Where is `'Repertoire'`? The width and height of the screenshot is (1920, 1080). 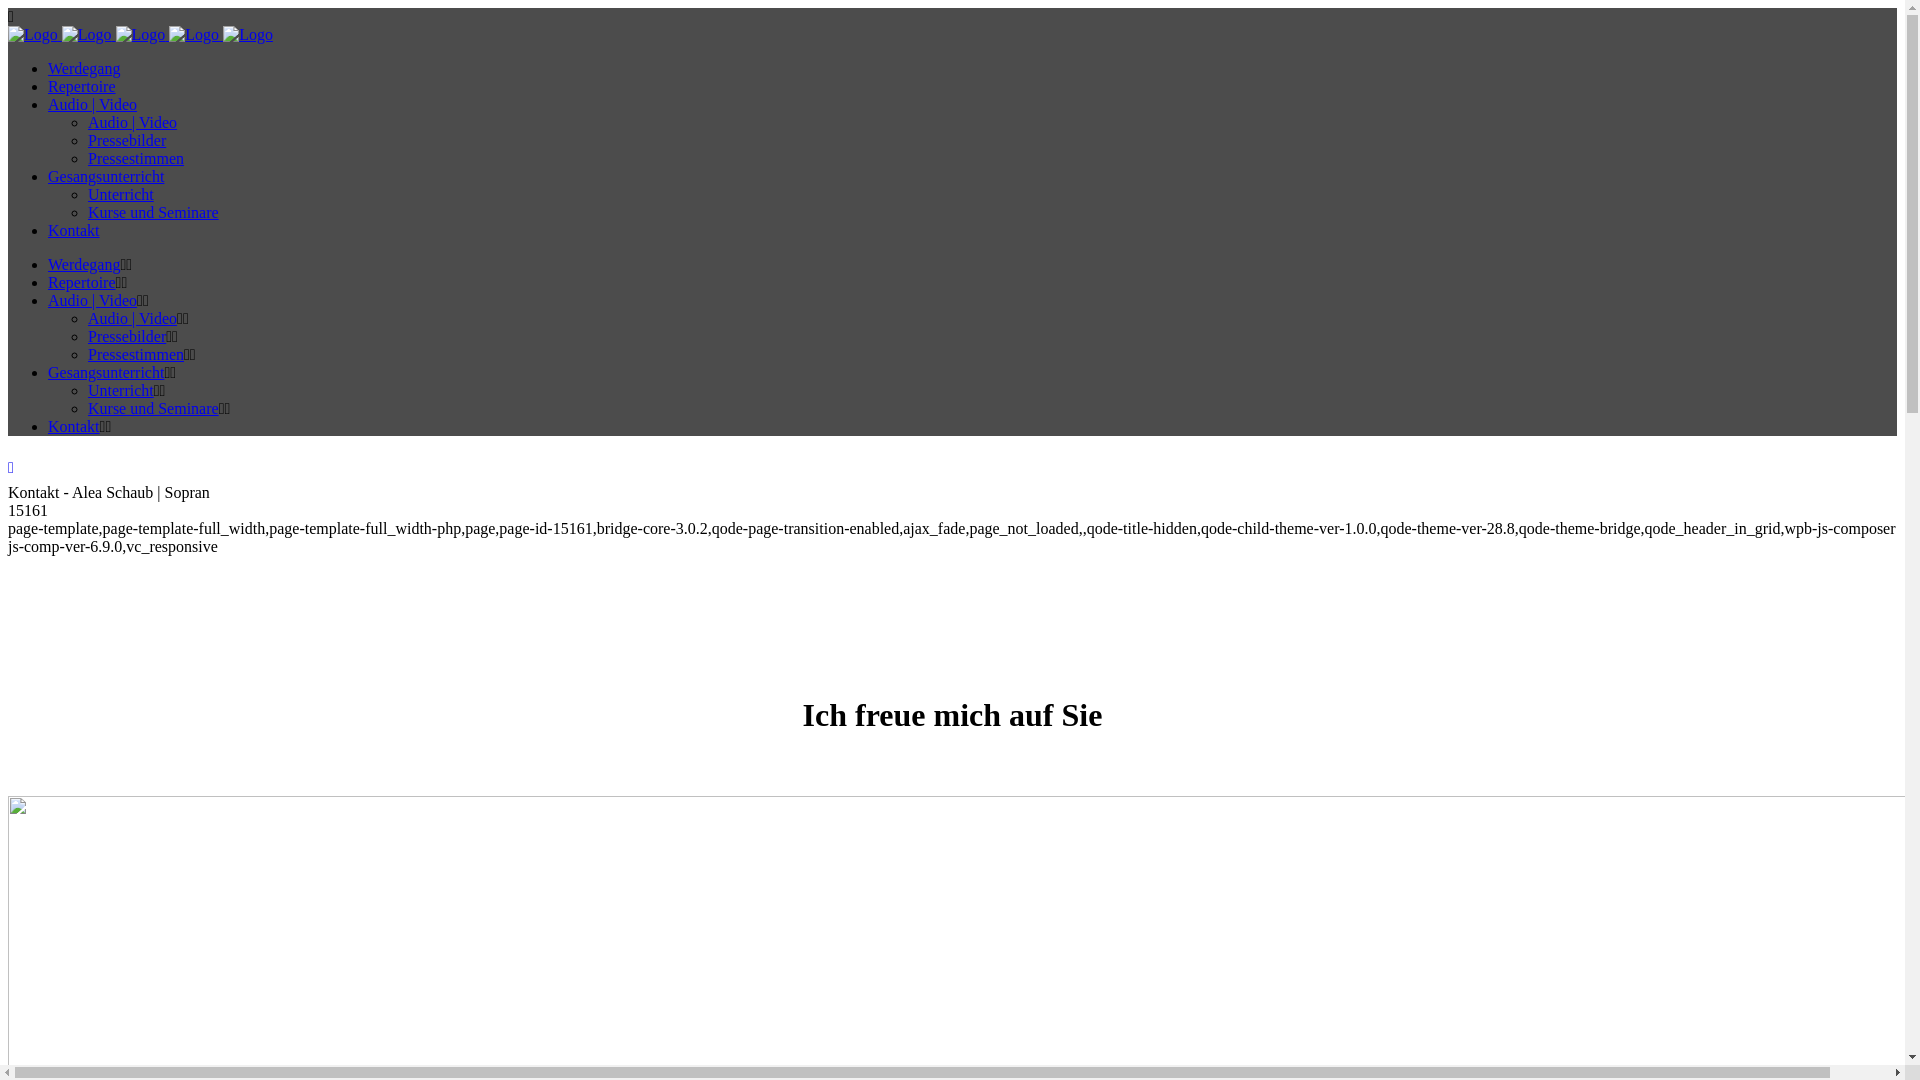 'Repertoire' is located at coordinates (80, 85).